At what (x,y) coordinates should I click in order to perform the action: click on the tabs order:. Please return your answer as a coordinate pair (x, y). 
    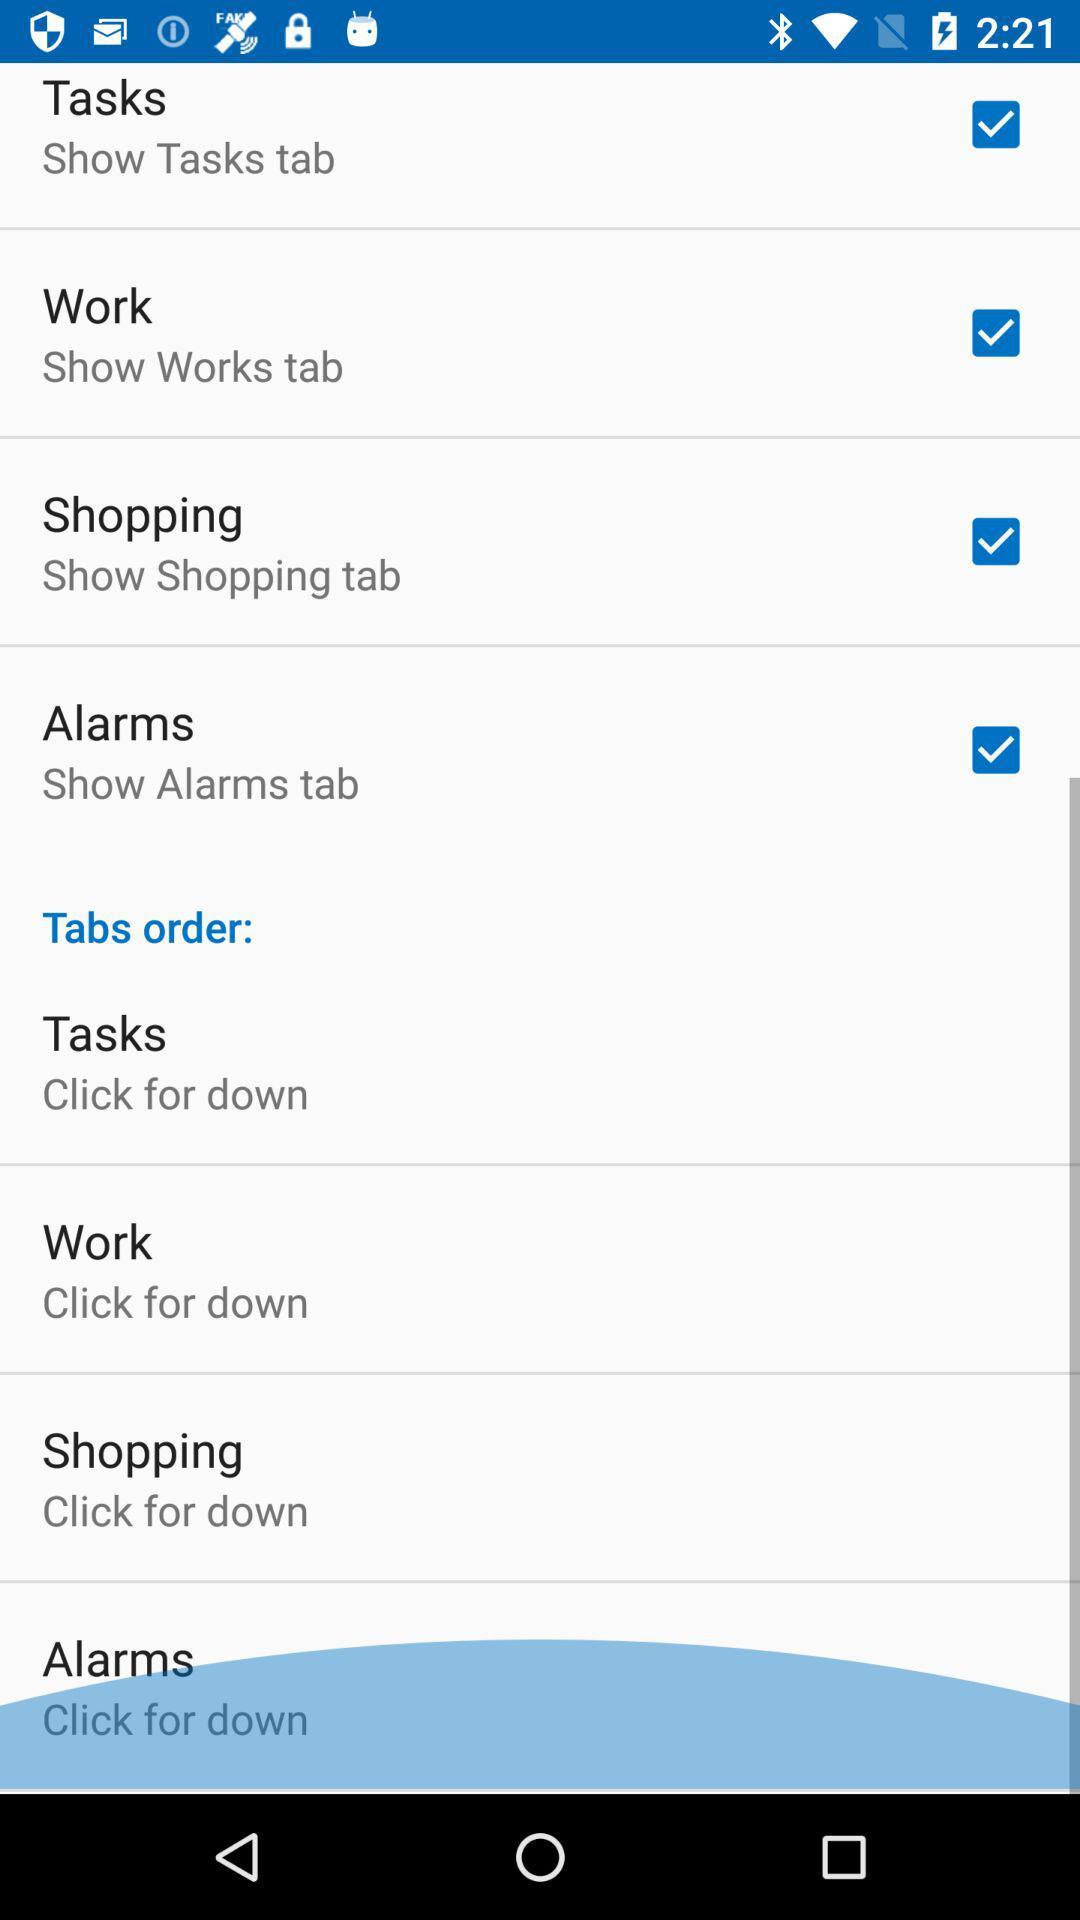
    Looking at the image, I should click on (540, 909).